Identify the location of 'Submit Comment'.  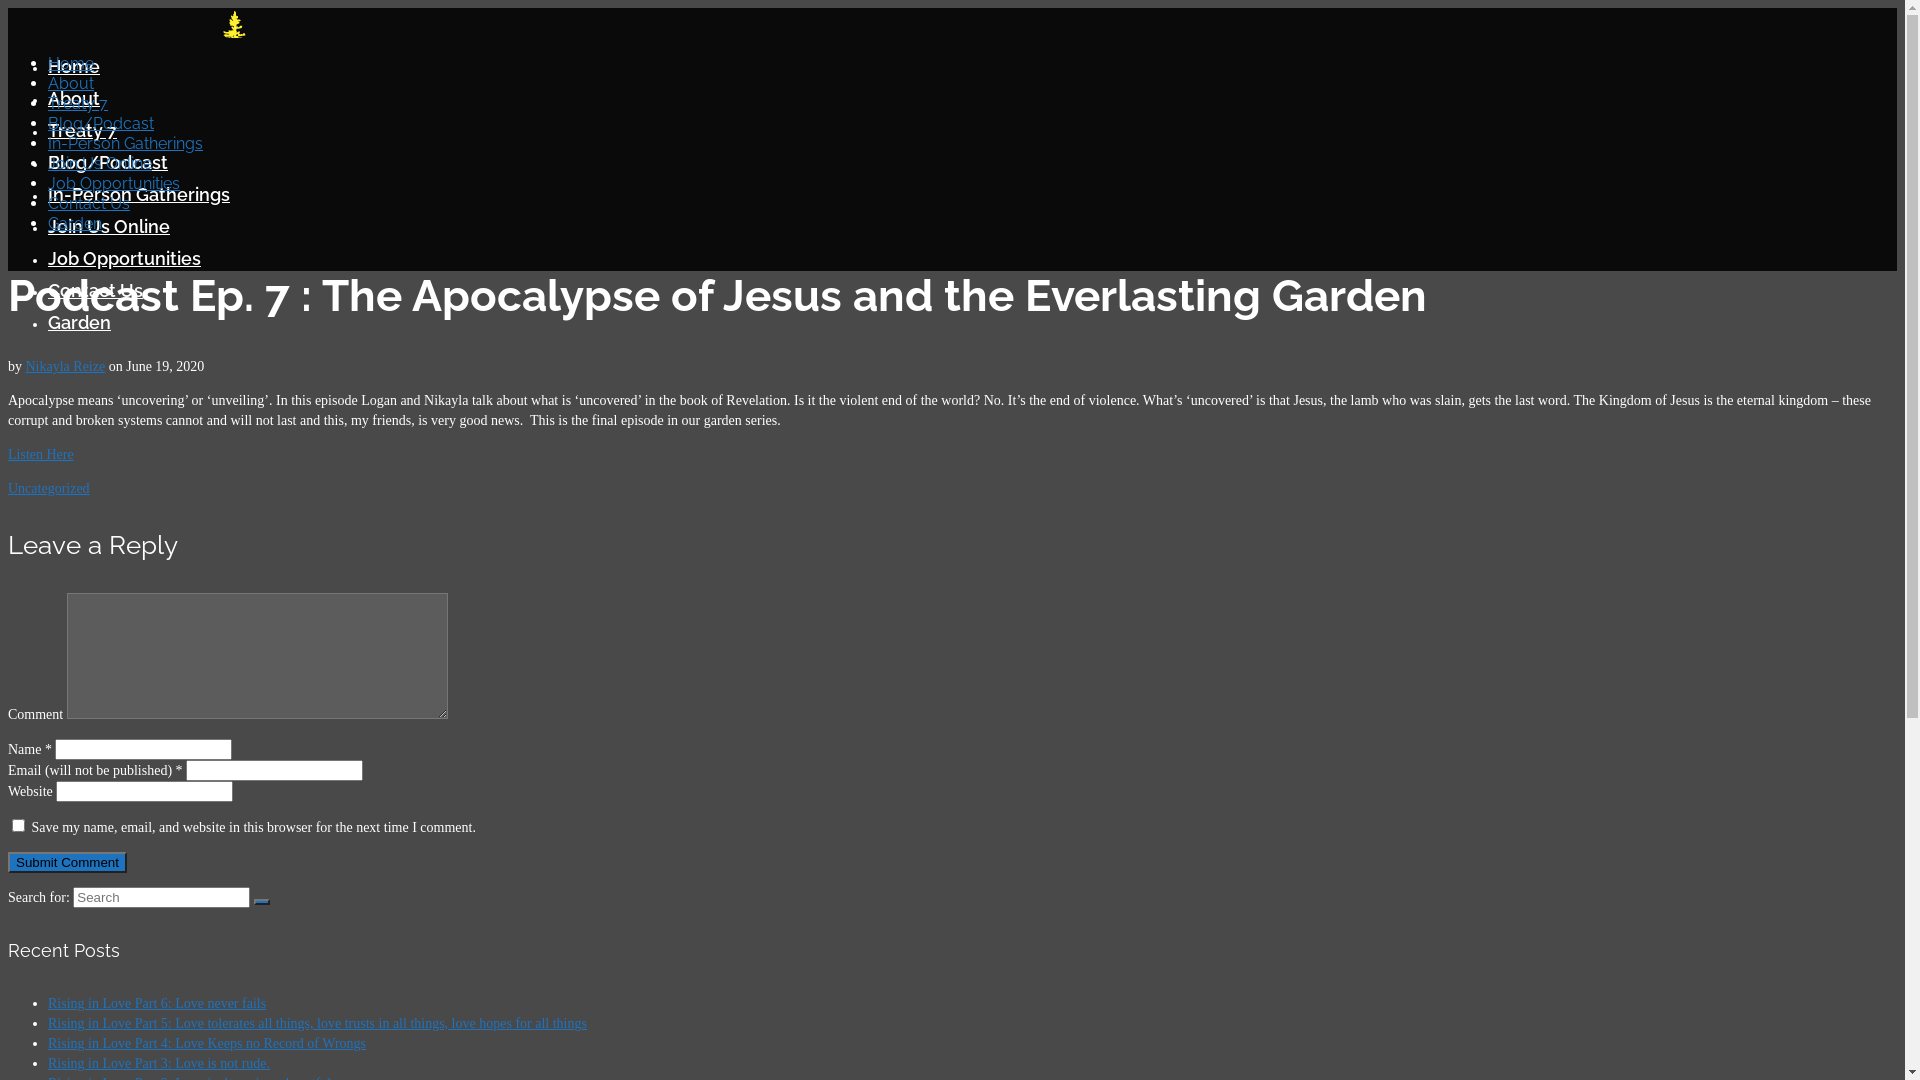
(8, 861).